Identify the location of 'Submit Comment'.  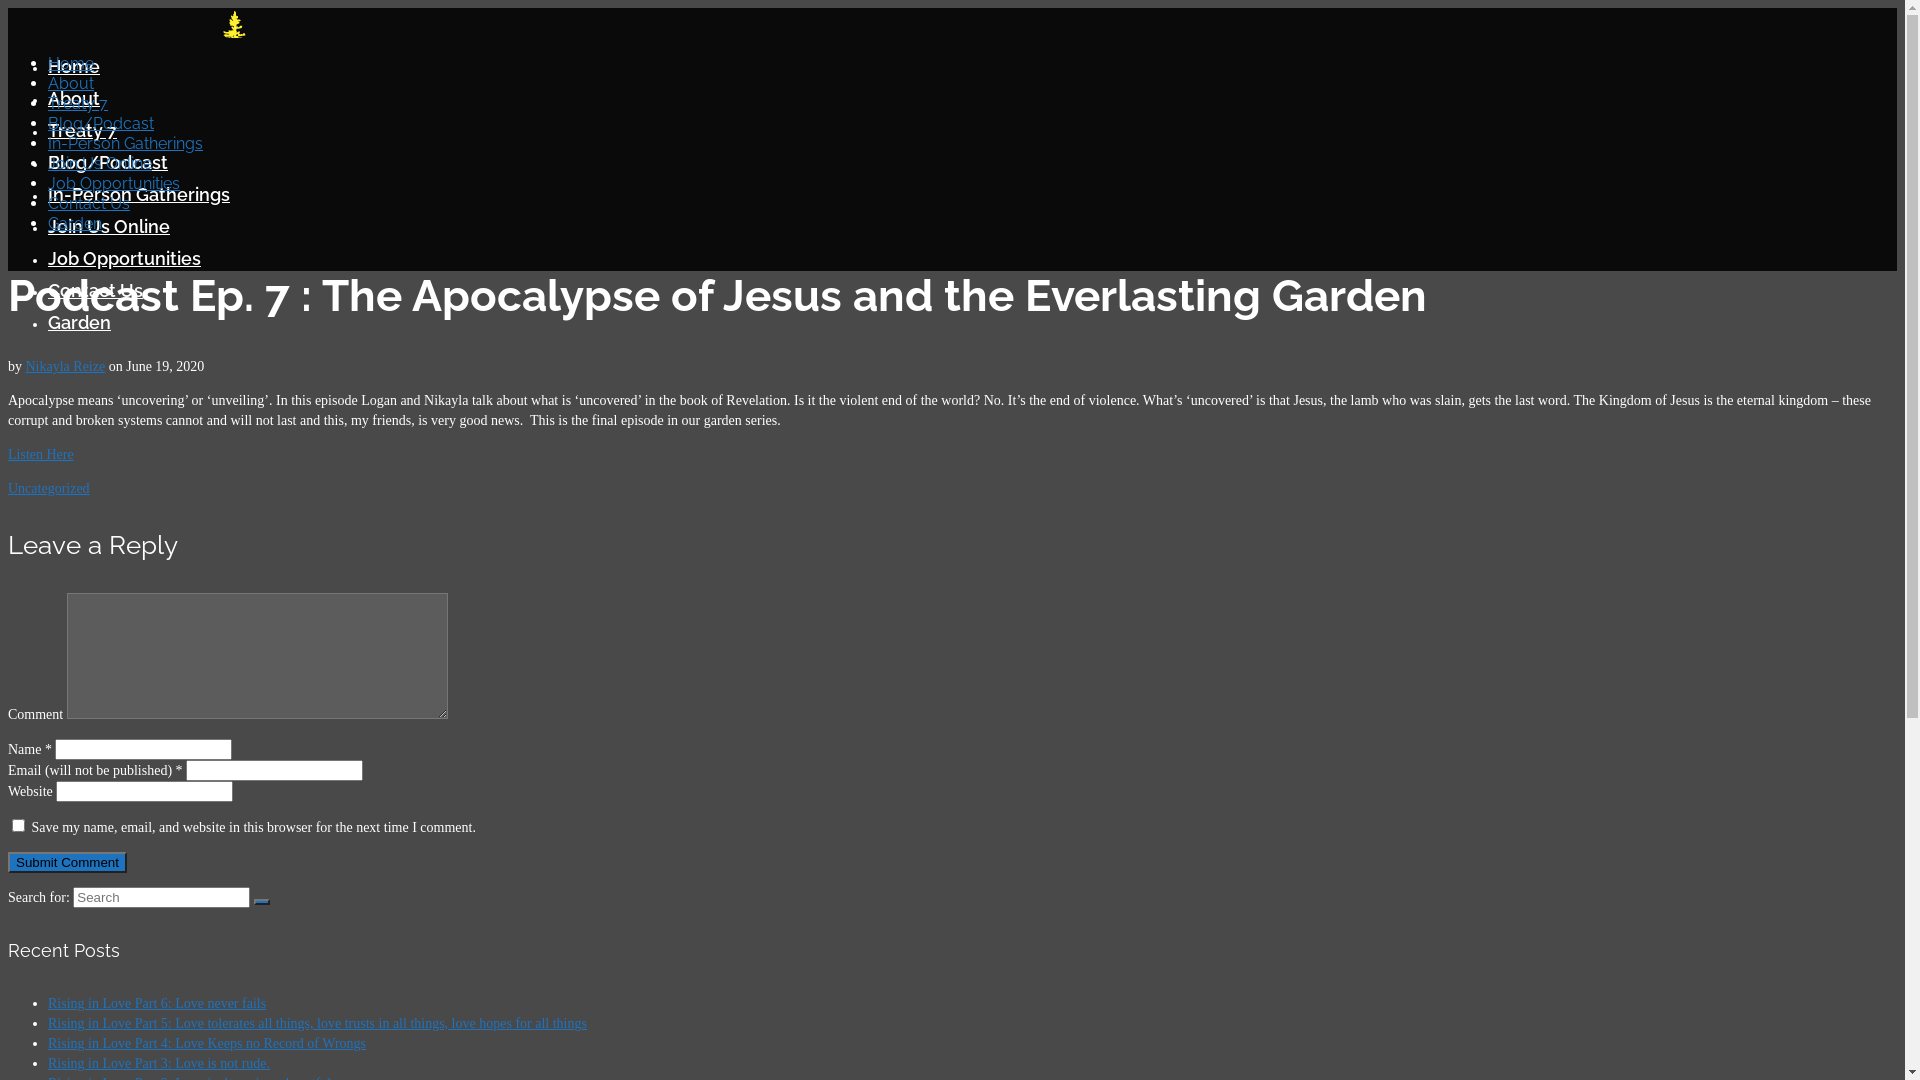
(8, 861).